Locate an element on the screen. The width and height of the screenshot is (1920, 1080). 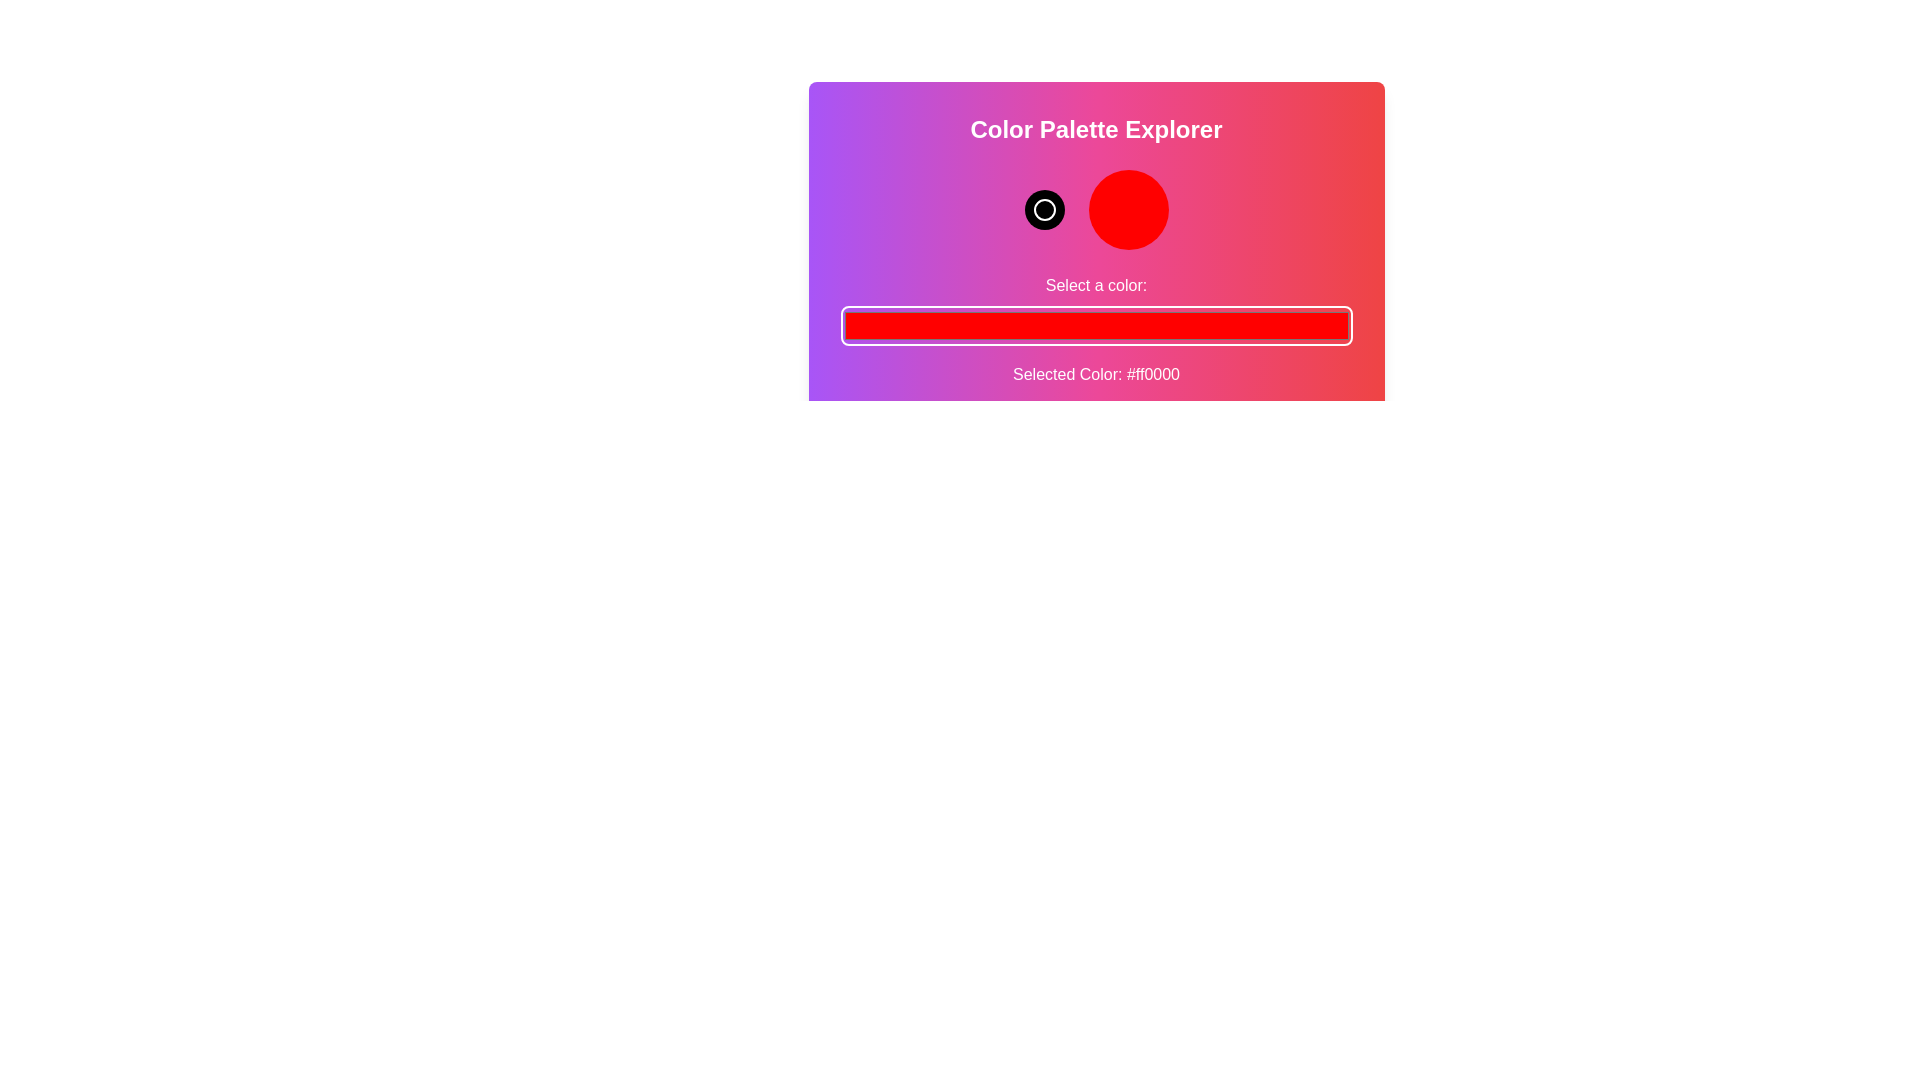
the color picker to a specific color value 6737073 is located at coordinates (1095, 325).